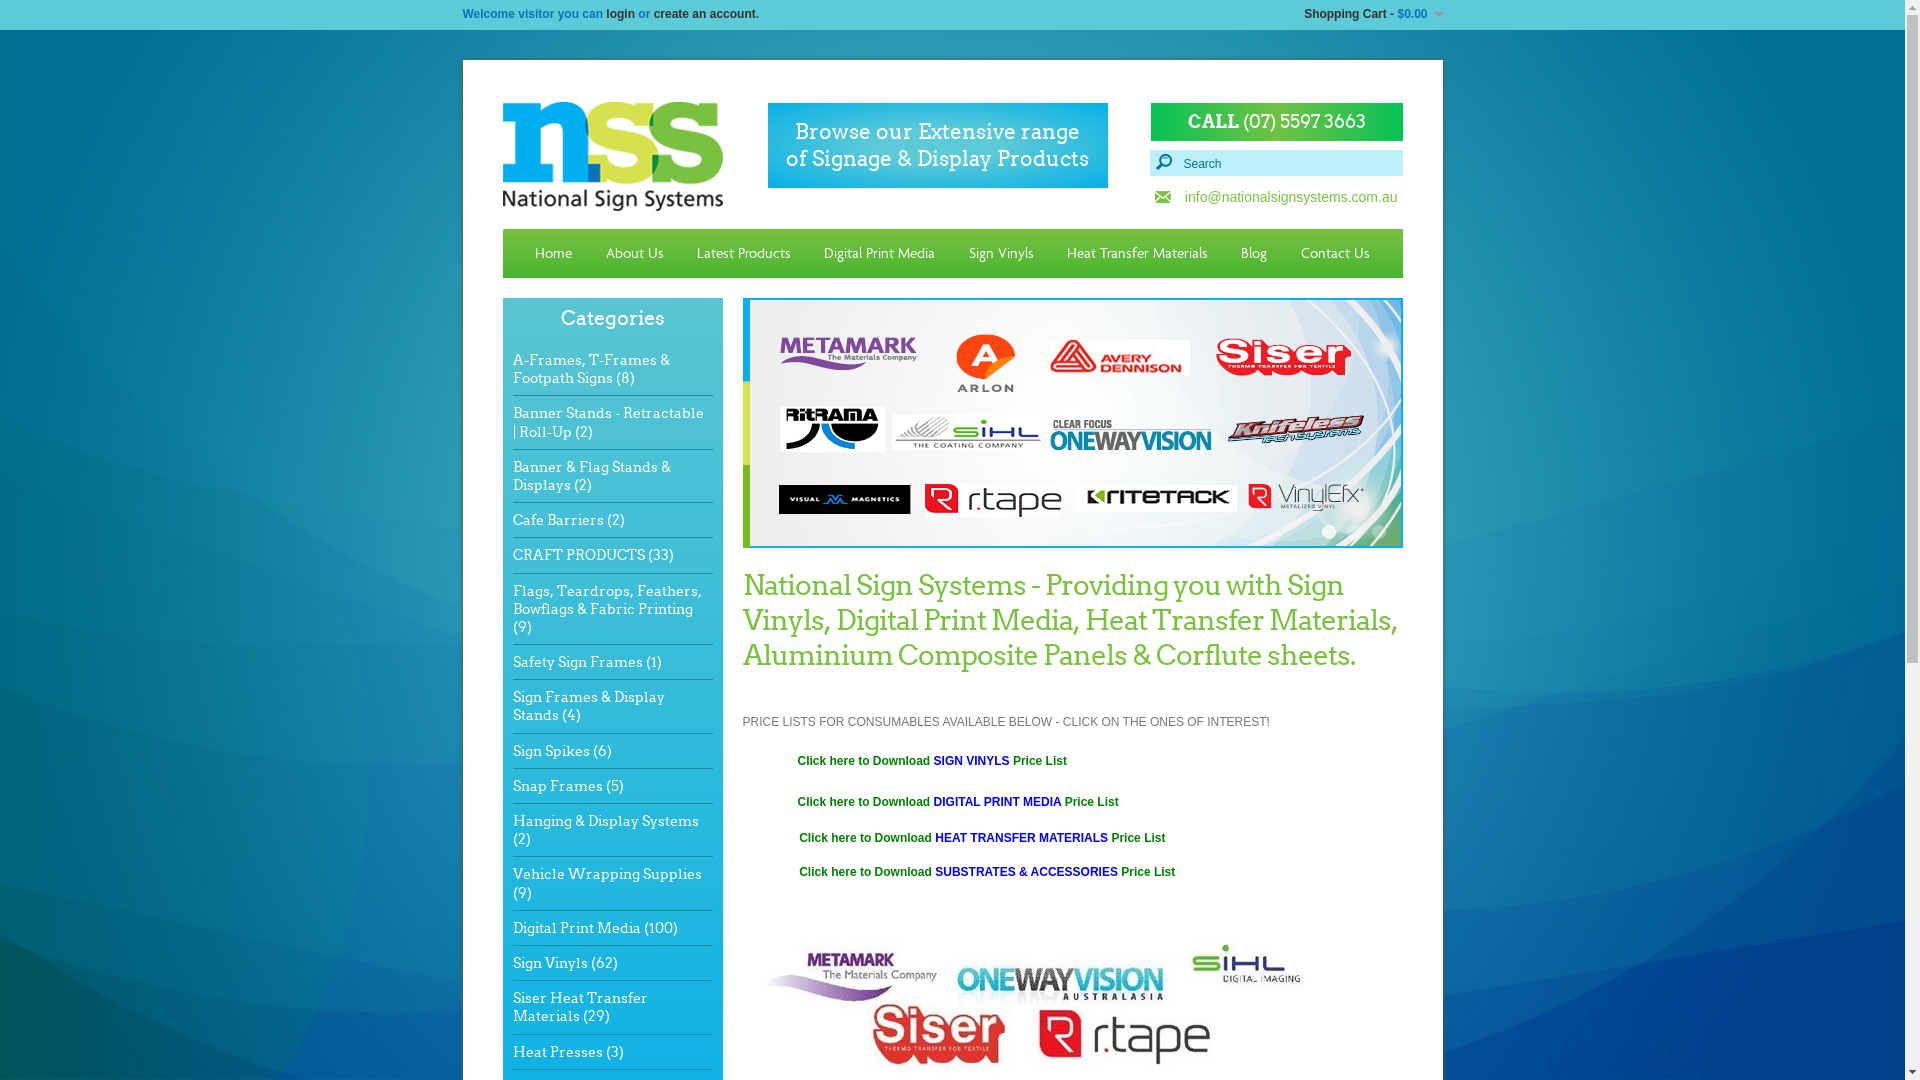 Image resolution: width=1920 pixels, height=1080 pixels. What do you see at coordinates (743, 252) in the screenshot?
I see `'Latest Products'` at bounding box center [743, 252].